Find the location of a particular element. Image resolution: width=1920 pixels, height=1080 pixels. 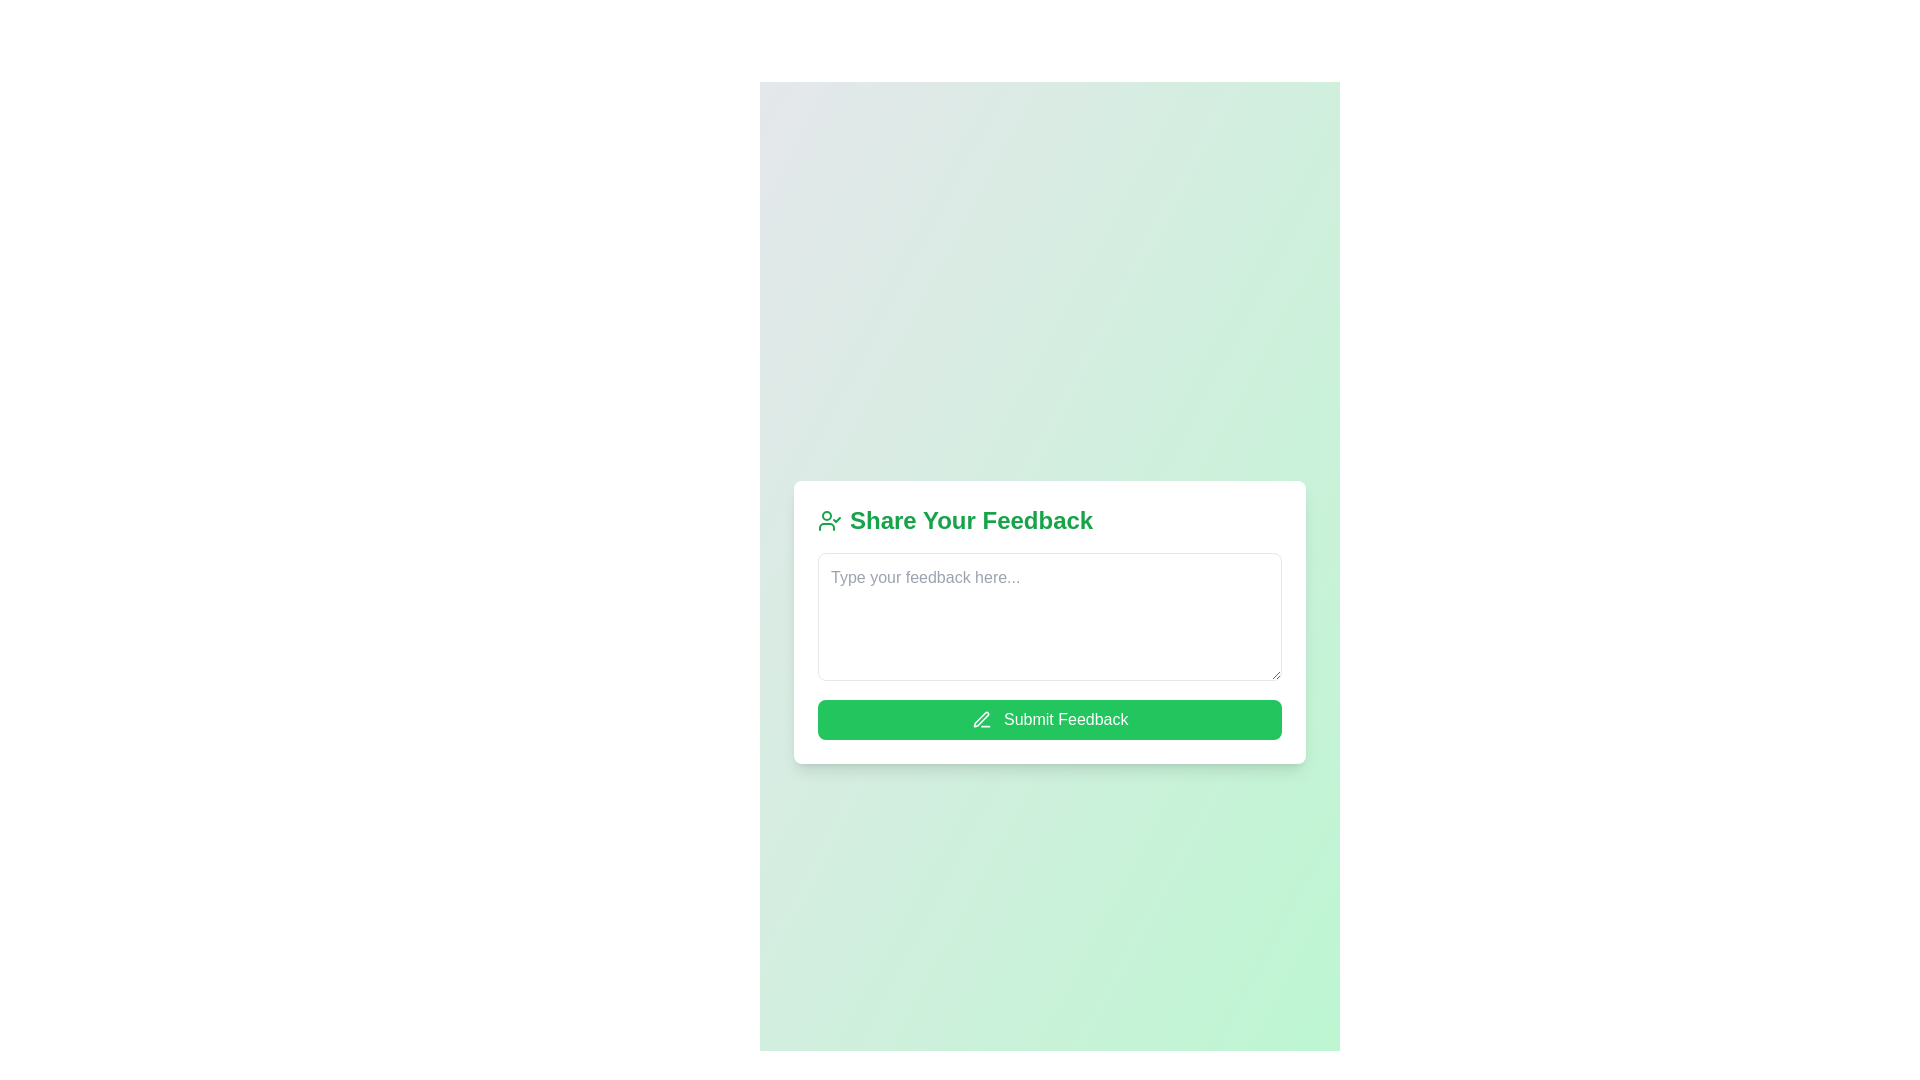

the non-interactive pen icon located to the left of the 'Submit Feedback' button, which is rendered in white against a green background is located at coordinates (981, 720).